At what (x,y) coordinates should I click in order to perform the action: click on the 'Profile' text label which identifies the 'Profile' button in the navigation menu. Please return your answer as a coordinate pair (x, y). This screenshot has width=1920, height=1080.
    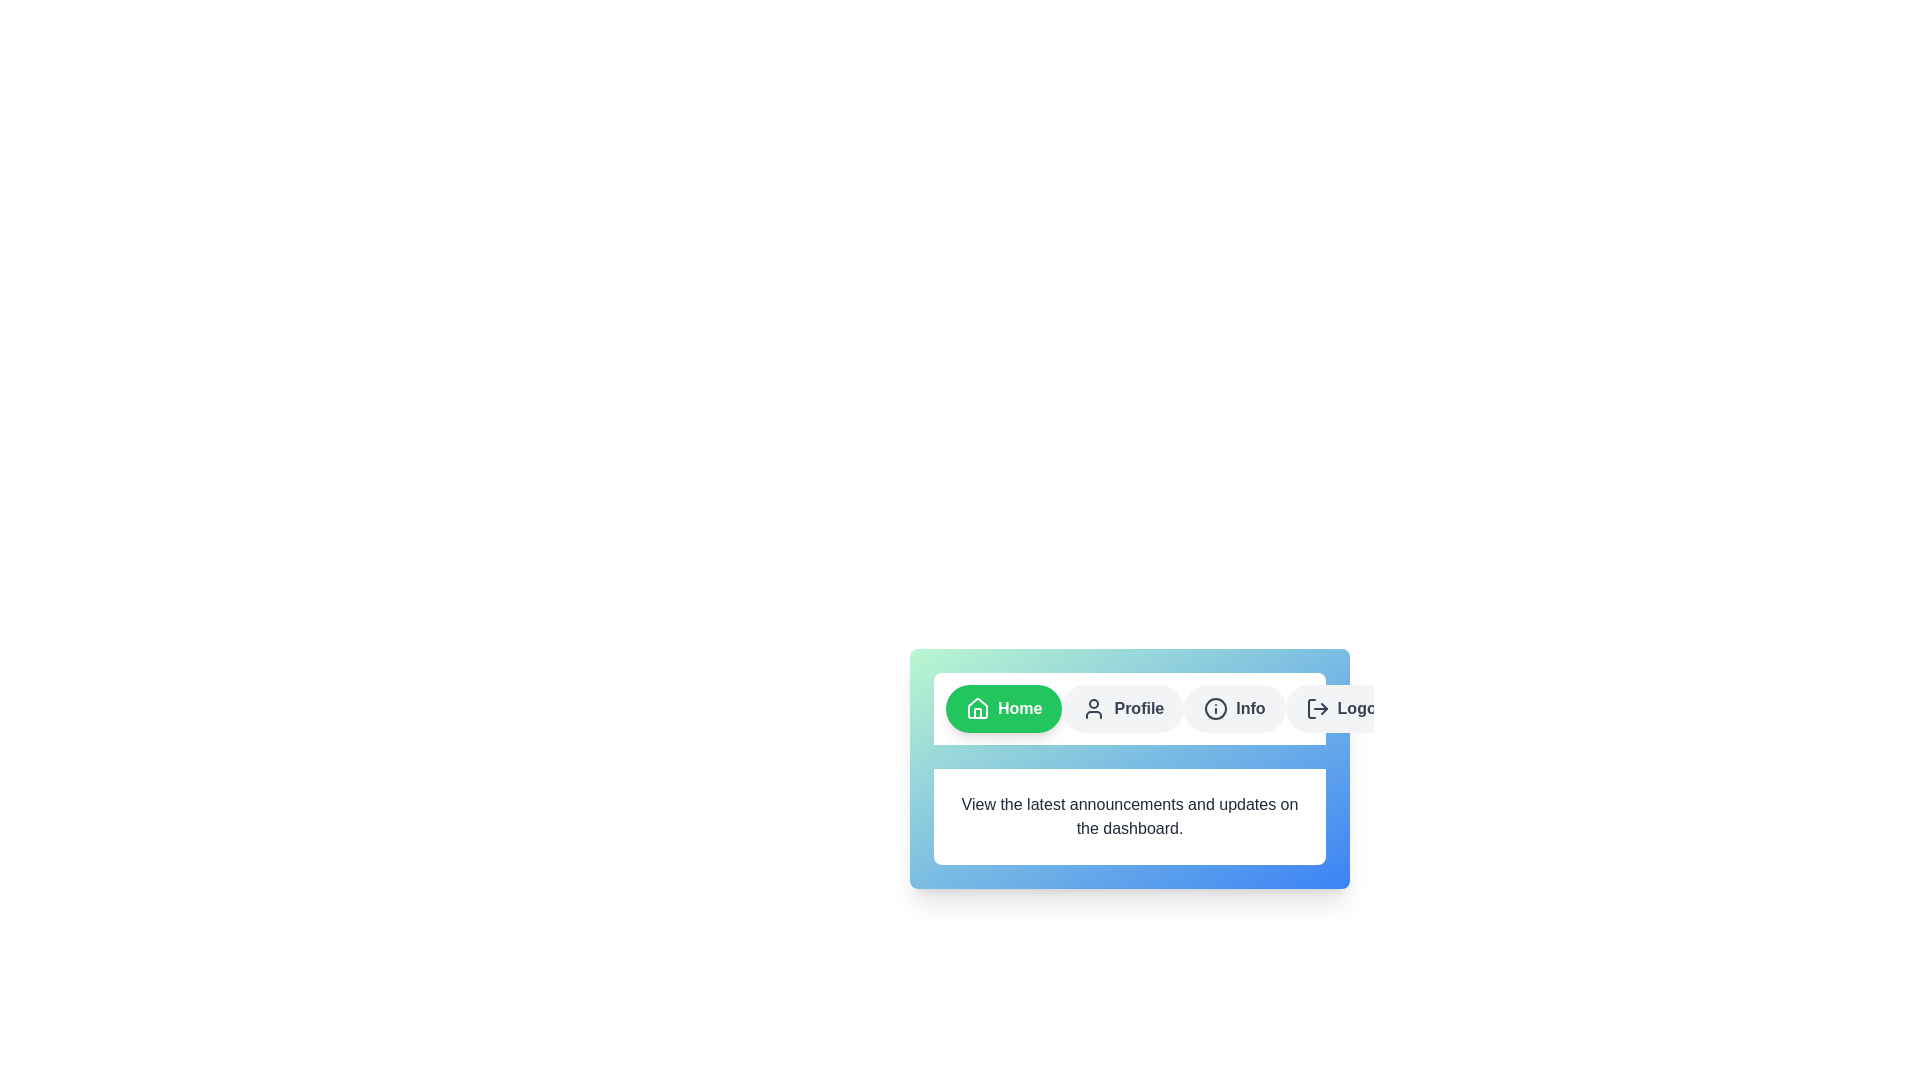
    Looking at the image, I should click on (1138, 708).